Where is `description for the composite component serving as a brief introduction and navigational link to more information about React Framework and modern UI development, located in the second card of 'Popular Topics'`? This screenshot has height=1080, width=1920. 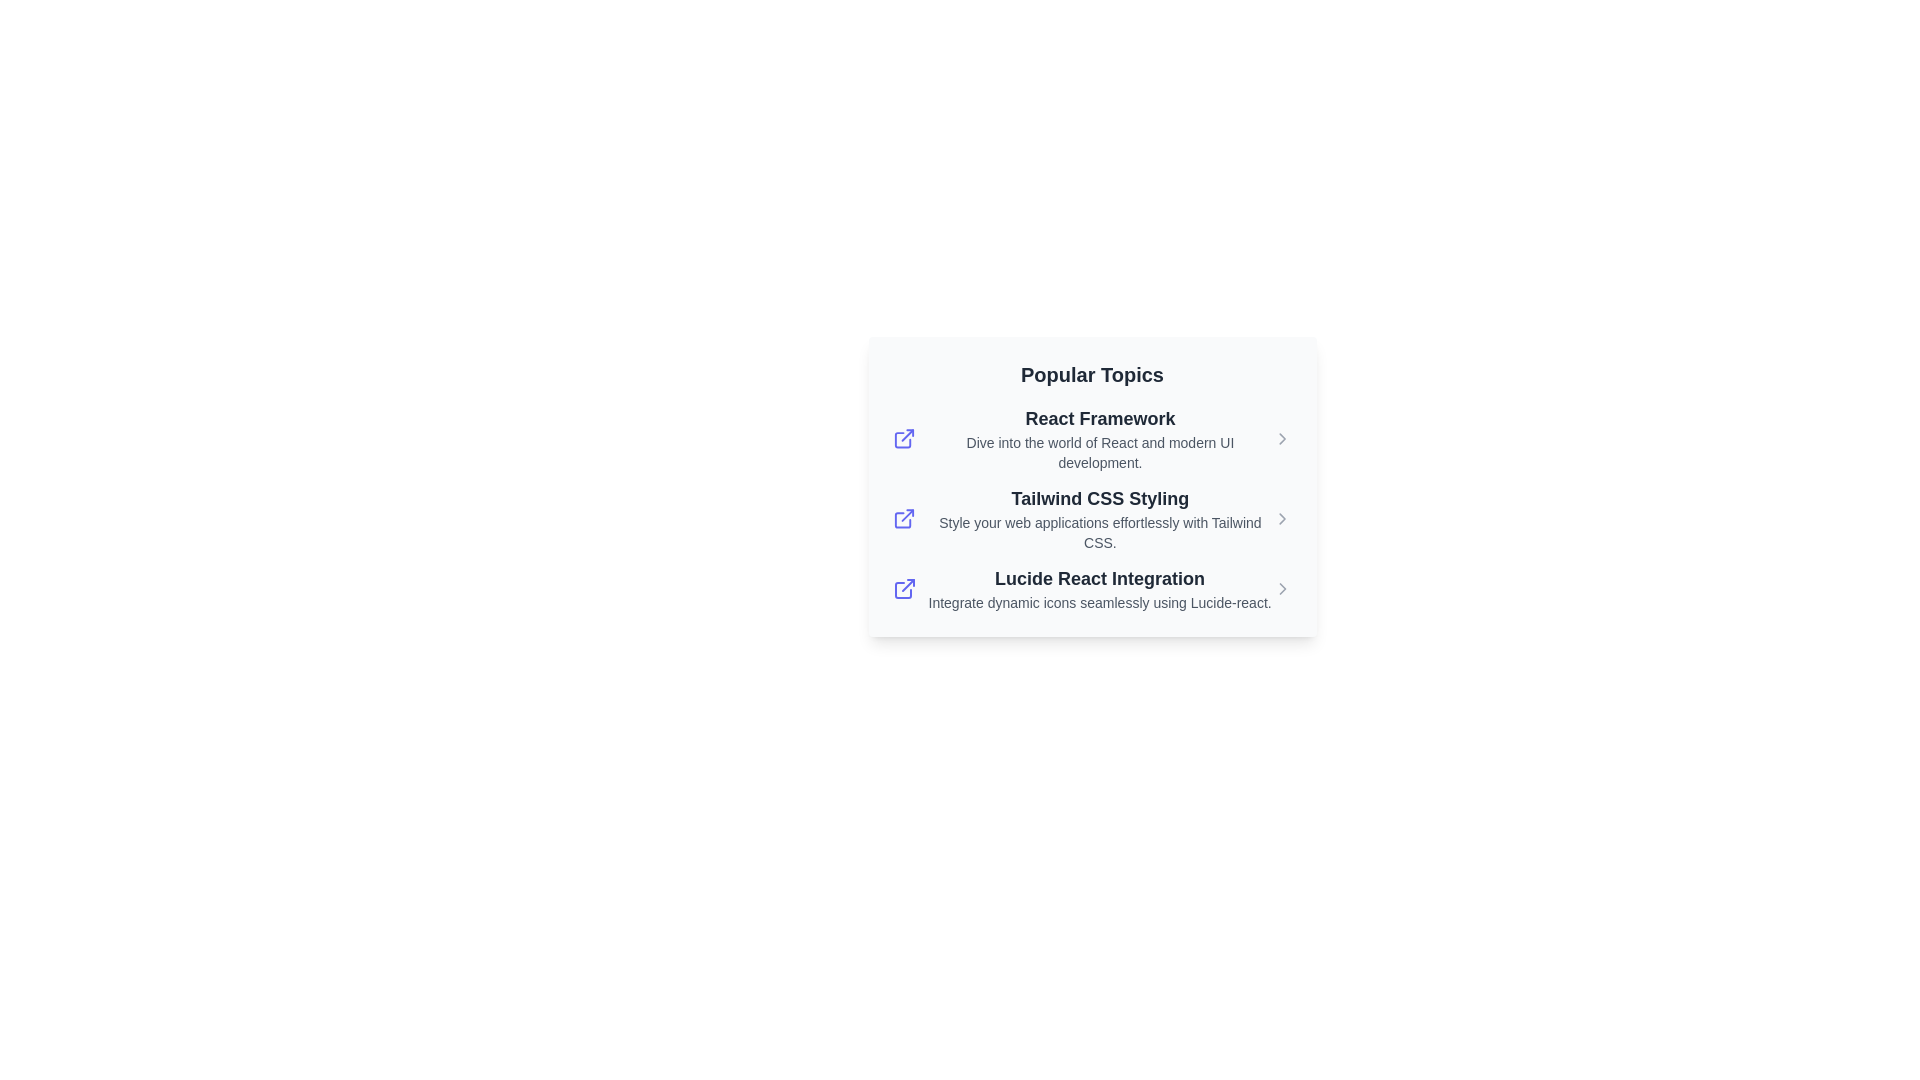
description for the composite component serving as a brief introduction and navigational link to more information about React Framework and modern UI development, located in the second card of 'Popular Topics' is located at coordinates (1099, 438).